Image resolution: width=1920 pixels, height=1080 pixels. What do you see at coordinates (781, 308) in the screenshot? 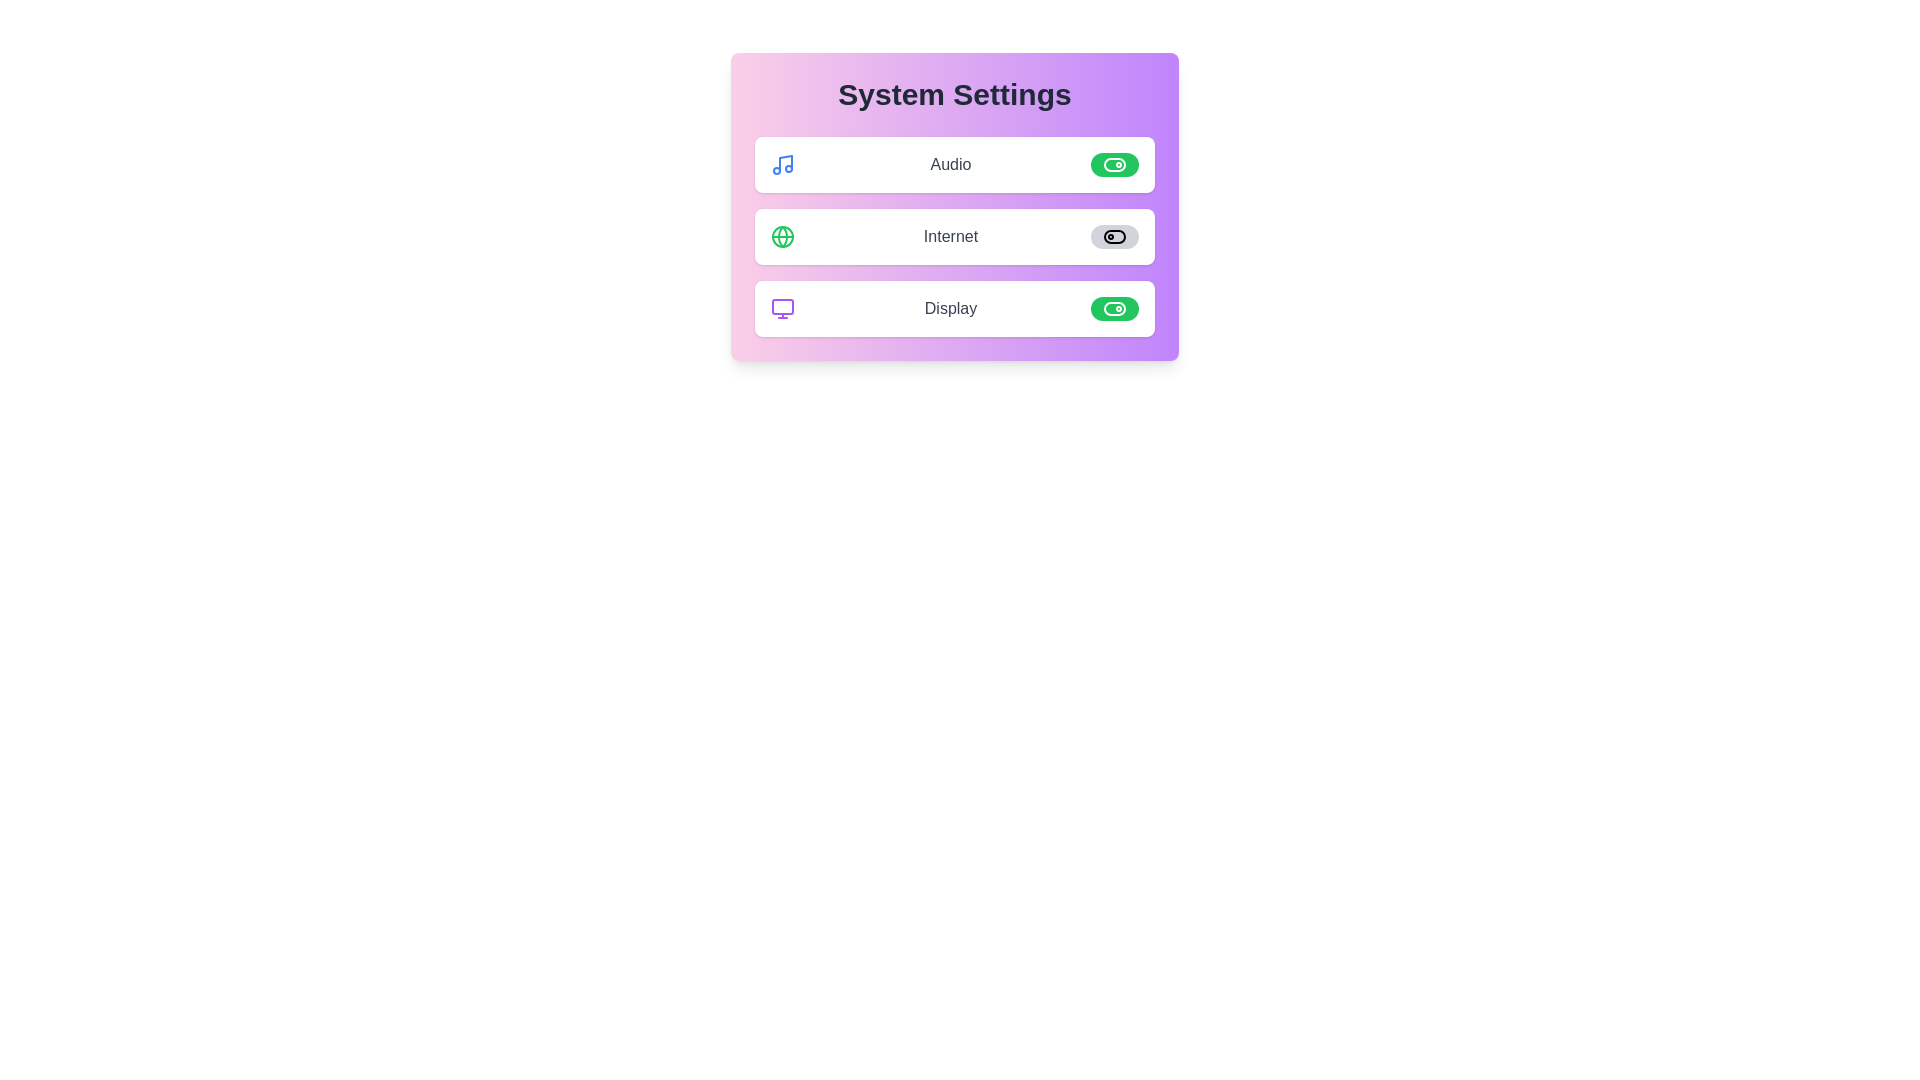
I see `the decorative icon for the 'Display' setting located in the bottom row of the 'System Settings' card, to the left of the label 'Display'` at bounding box center [781, 308].